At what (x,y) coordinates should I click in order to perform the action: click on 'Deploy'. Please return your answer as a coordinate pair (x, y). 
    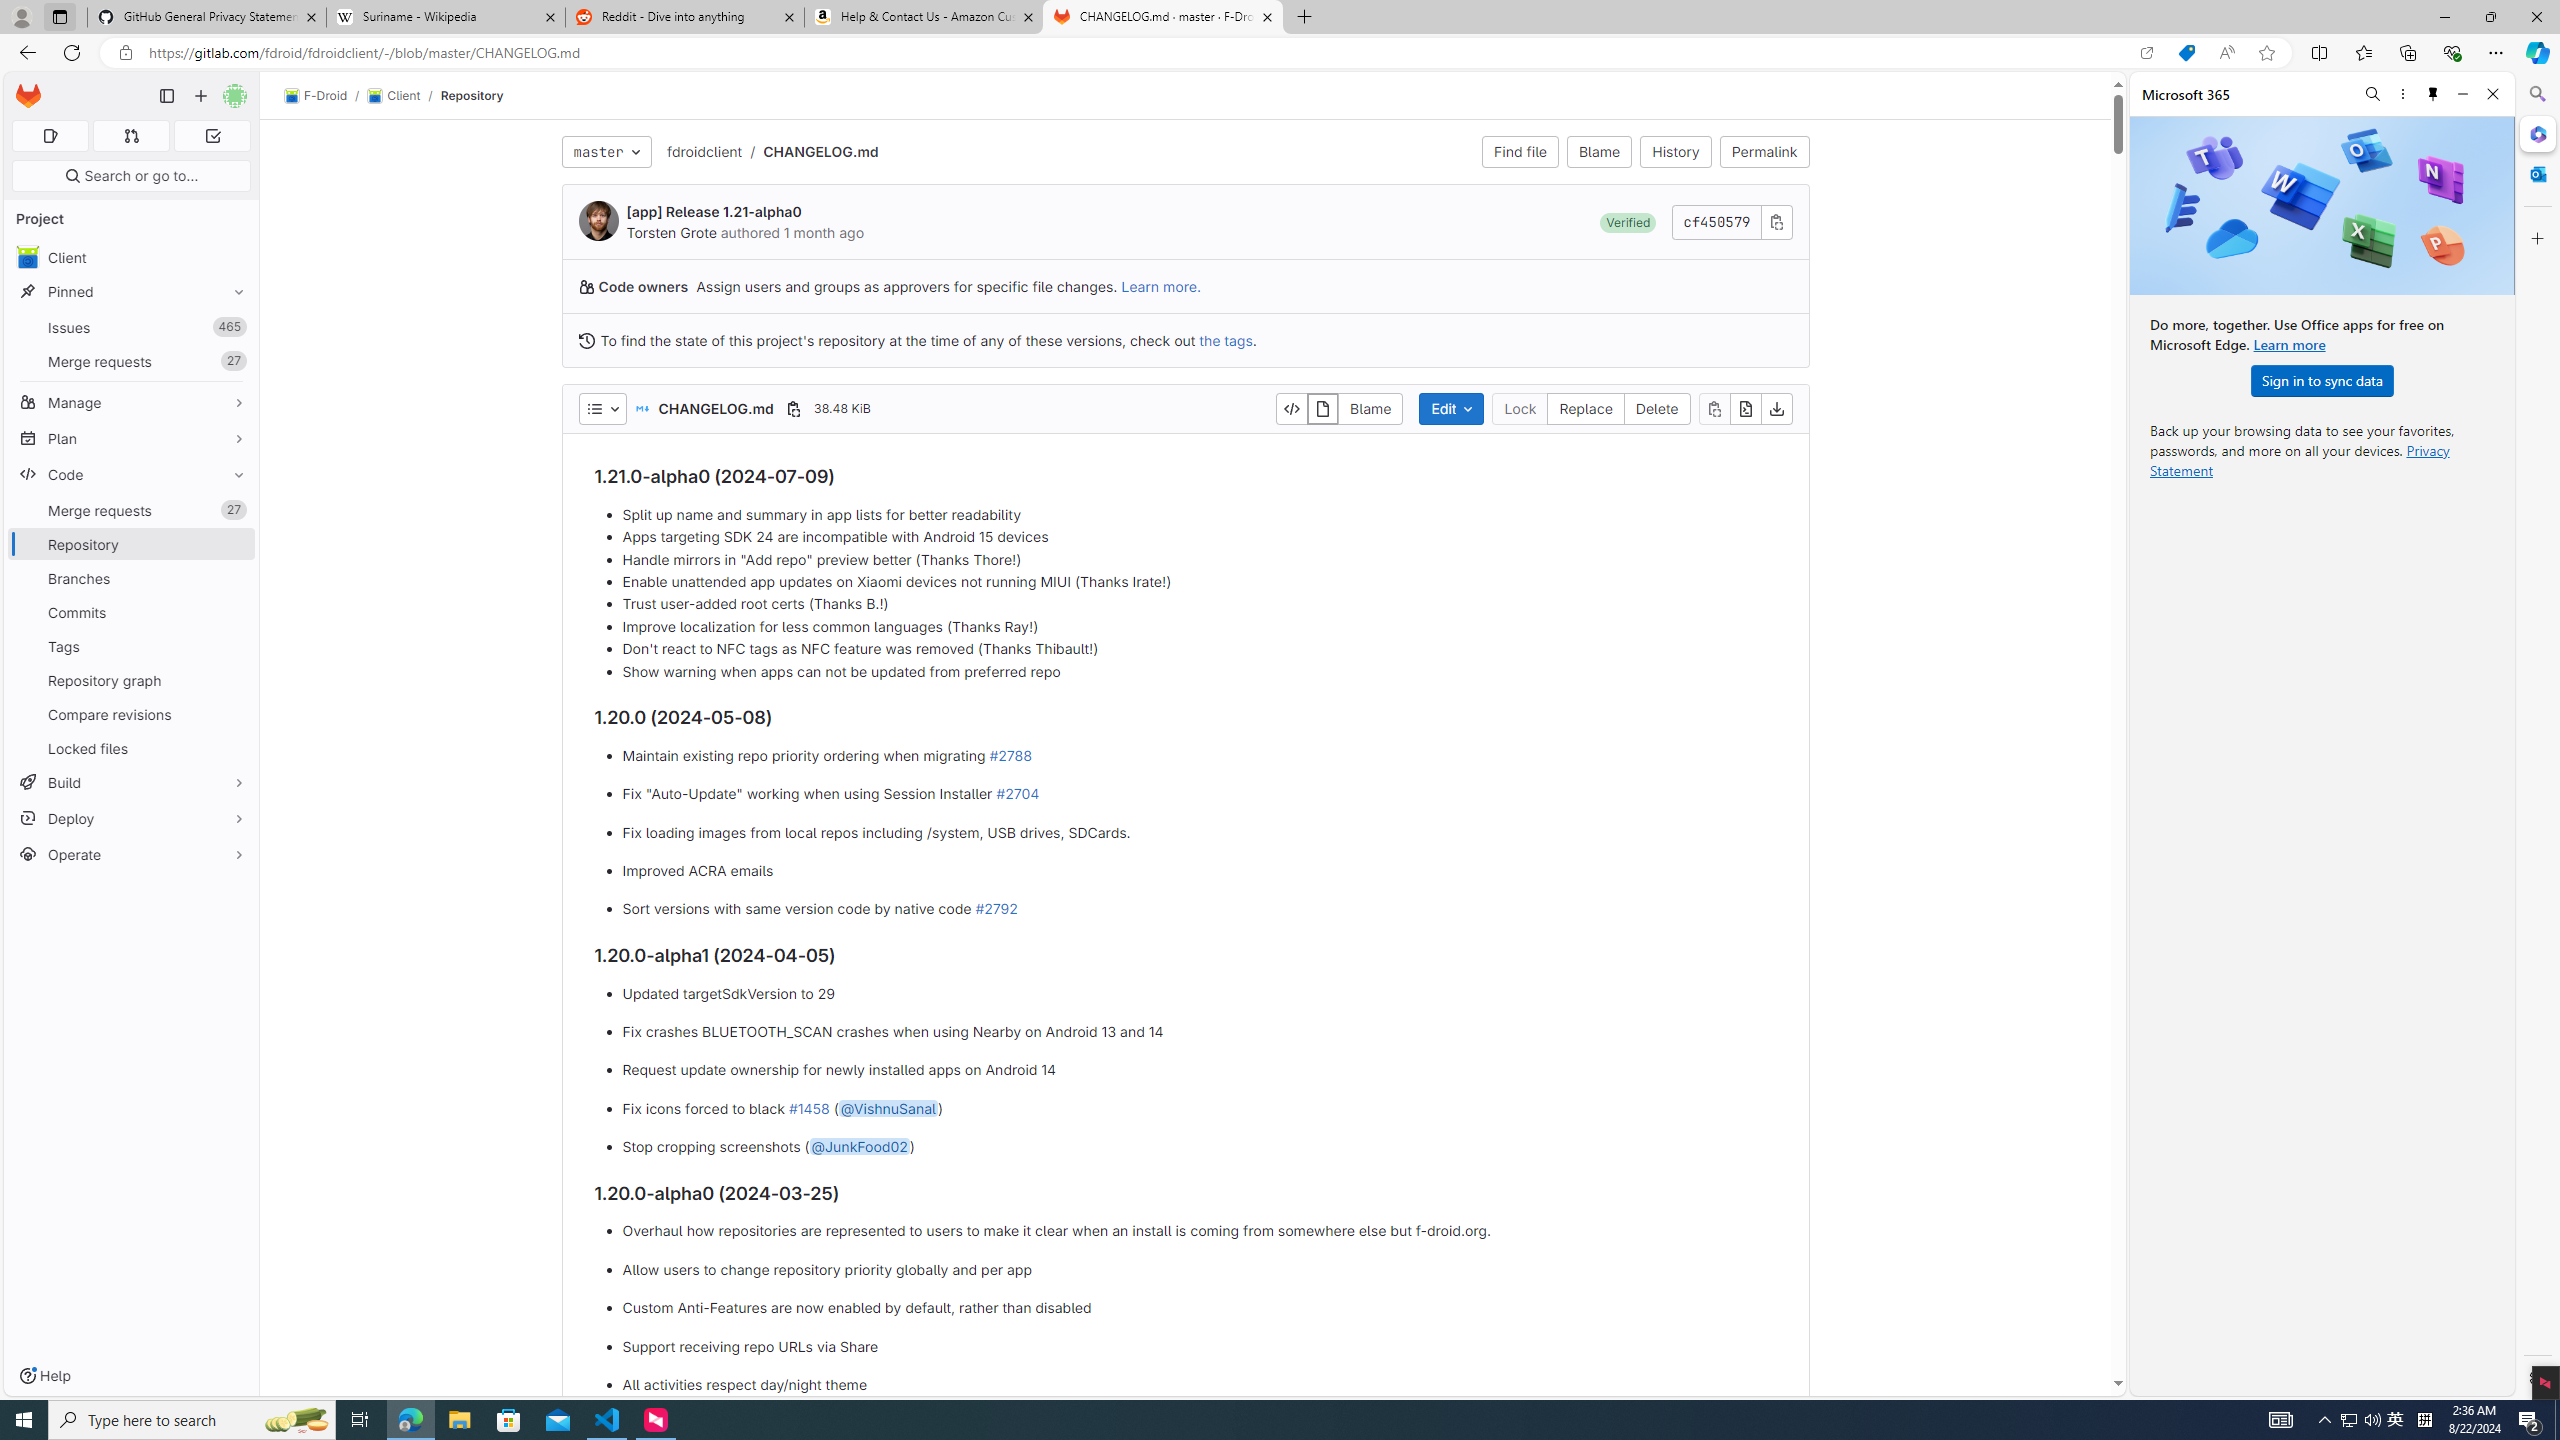
    Looking at the image, I should click on (130, 817).